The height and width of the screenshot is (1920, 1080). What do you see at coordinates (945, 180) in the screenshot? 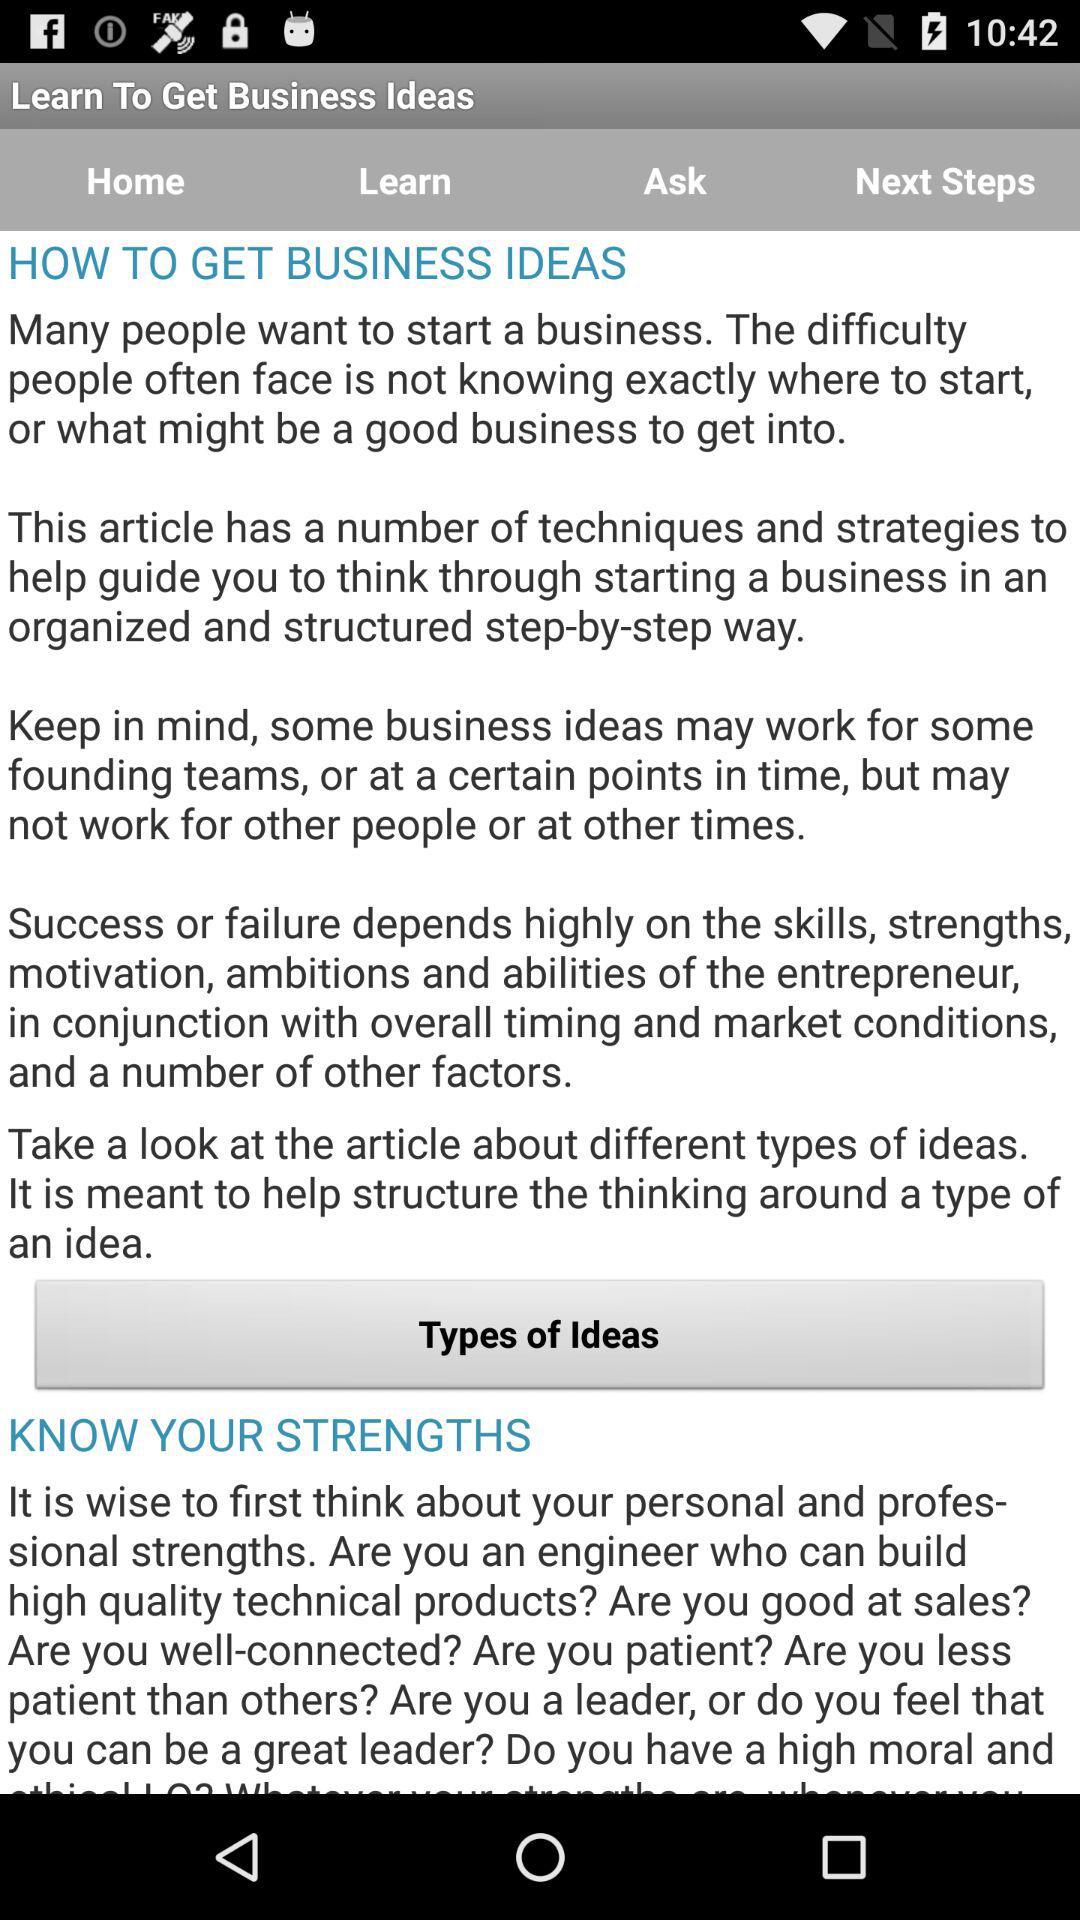
I see `item above how to get item` at bounding box center [945, 180].